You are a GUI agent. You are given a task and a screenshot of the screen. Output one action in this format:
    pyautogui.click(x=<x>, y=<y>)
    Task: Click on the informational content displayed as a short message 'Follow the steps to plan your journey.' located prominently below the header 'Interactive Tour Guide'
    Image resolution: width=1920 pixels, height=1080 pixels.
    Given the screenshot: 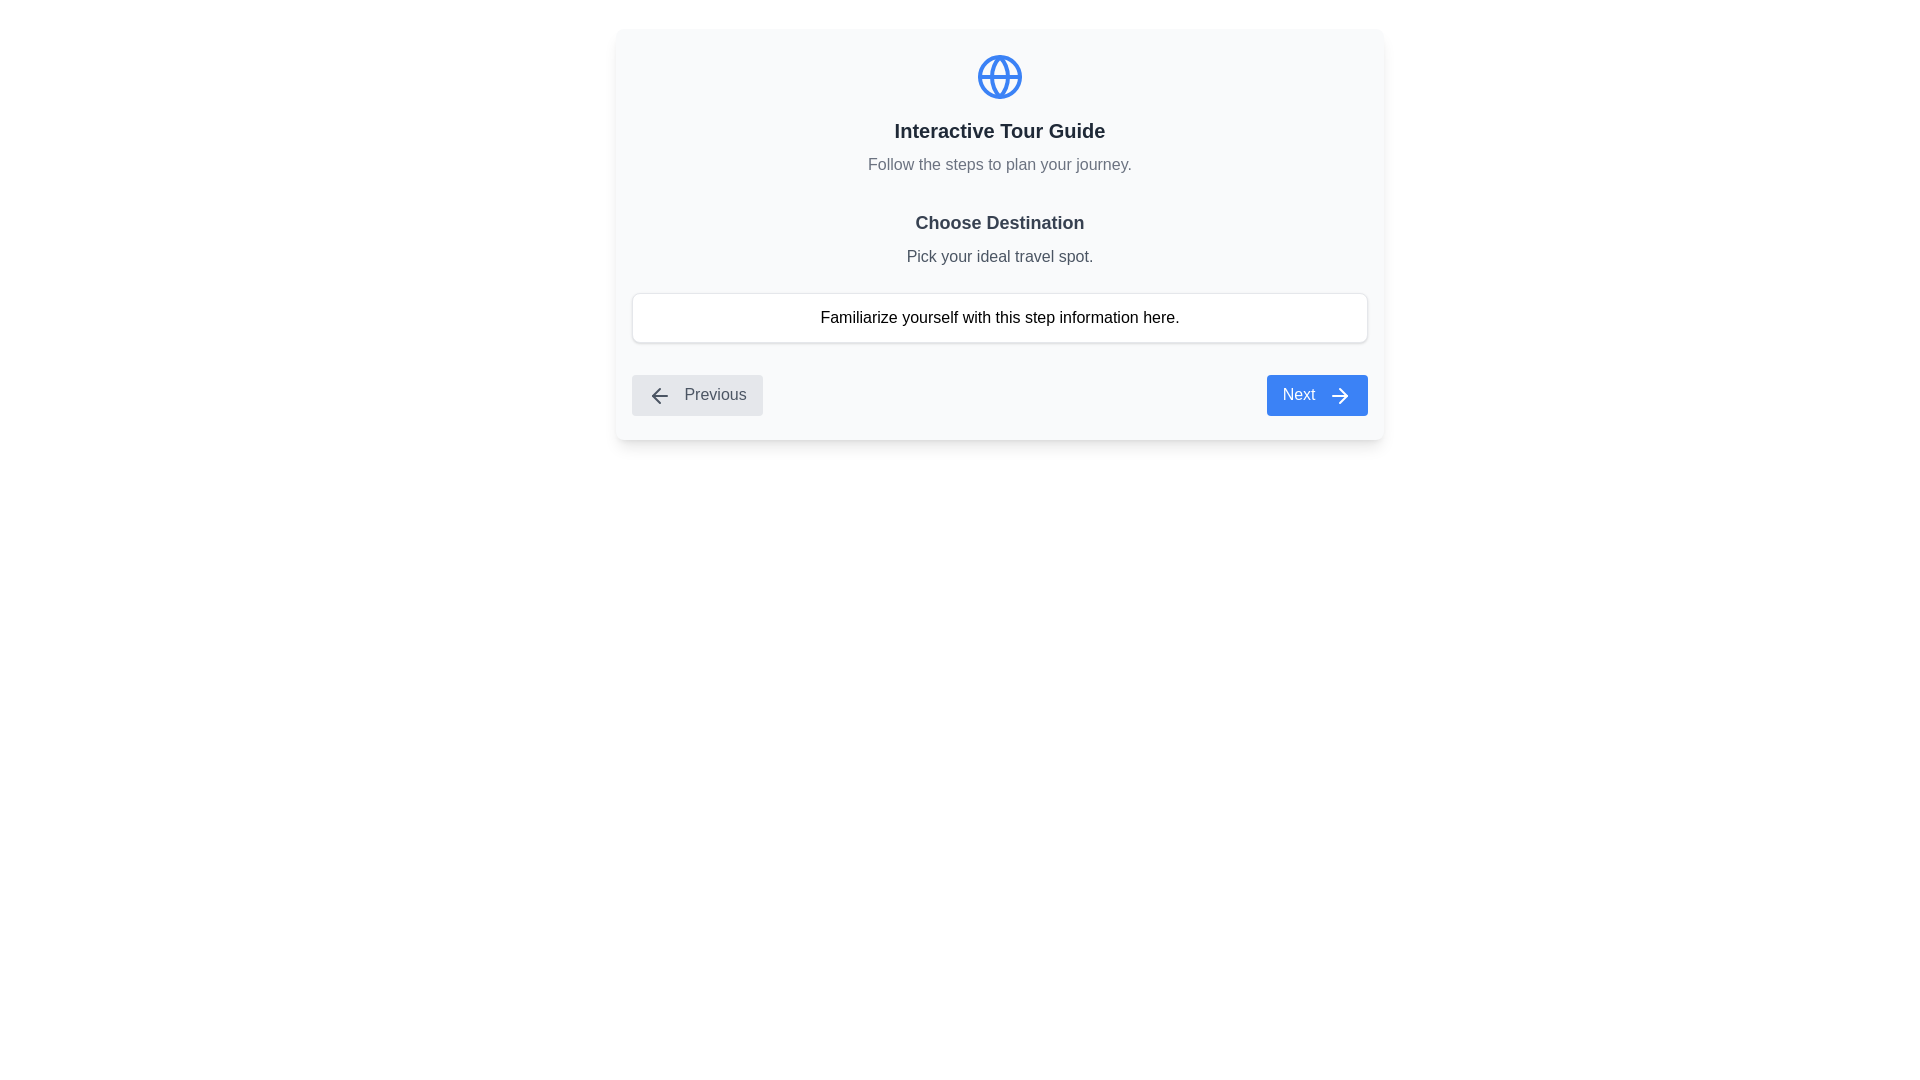 What is the action you would take?
    pyautogui.click(x=999, y=164)
    